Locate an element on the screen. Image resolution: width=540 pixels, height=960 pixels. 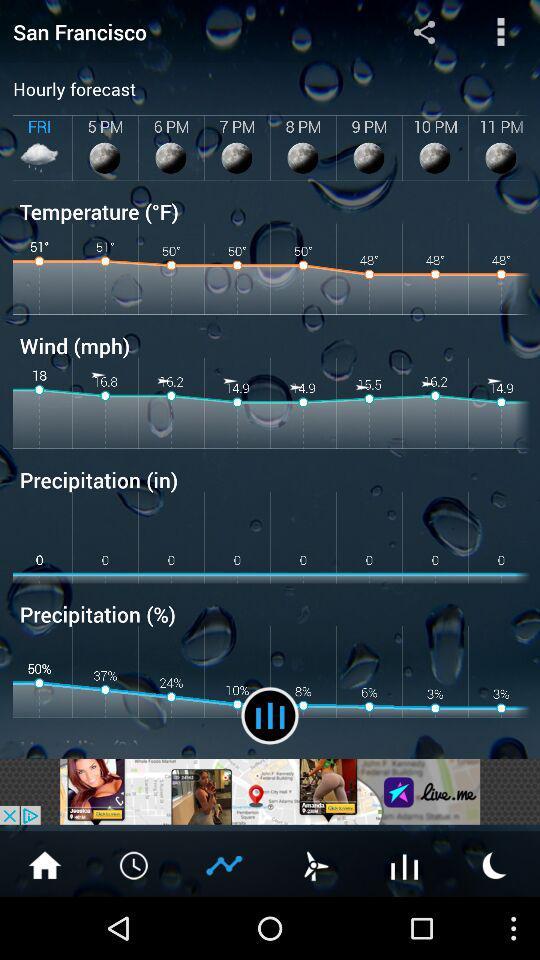
time is located at coordinates (135, 863).